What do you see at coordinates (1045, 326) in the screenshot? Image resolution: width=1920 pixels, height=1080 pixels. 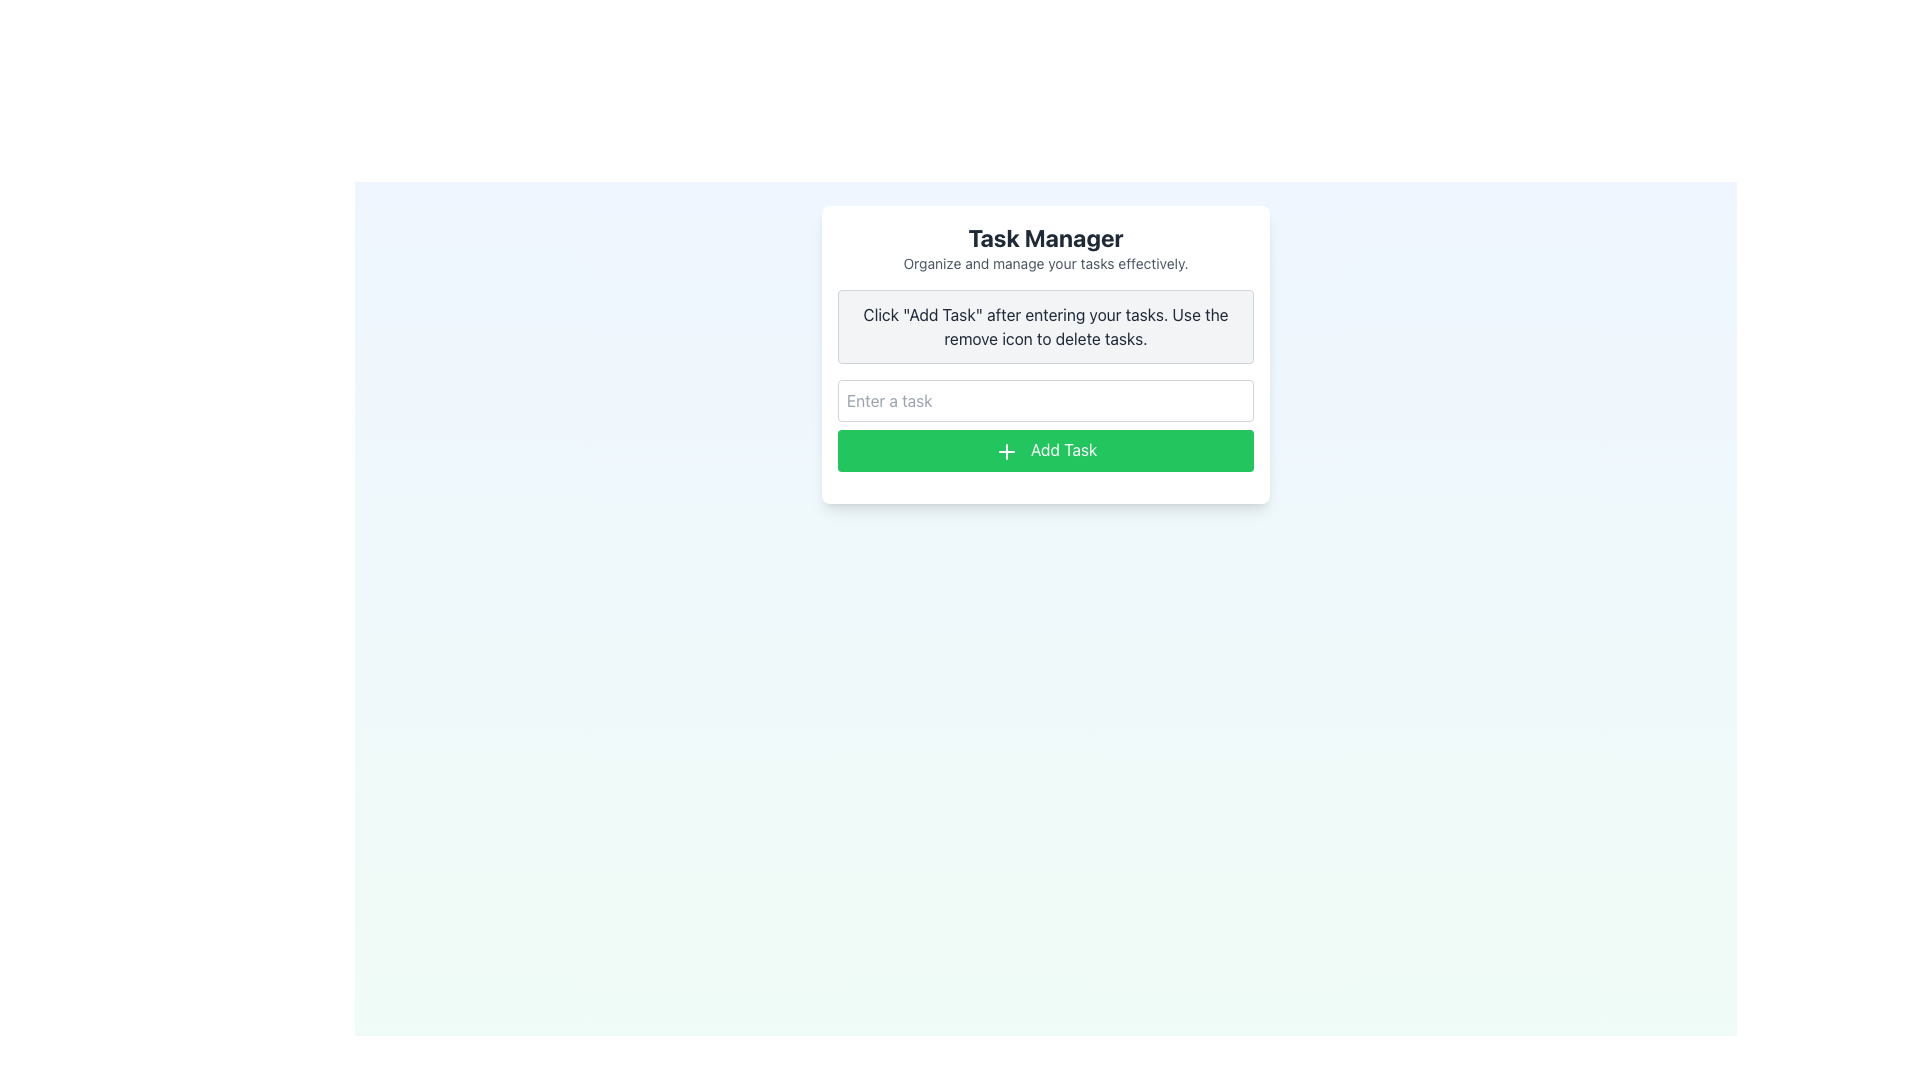 I see `the informational text box that explains how to add and remove tasks within the 'Task Manager' card, located below the subtitle and above the task input field` at bounding box center [1045, 326].